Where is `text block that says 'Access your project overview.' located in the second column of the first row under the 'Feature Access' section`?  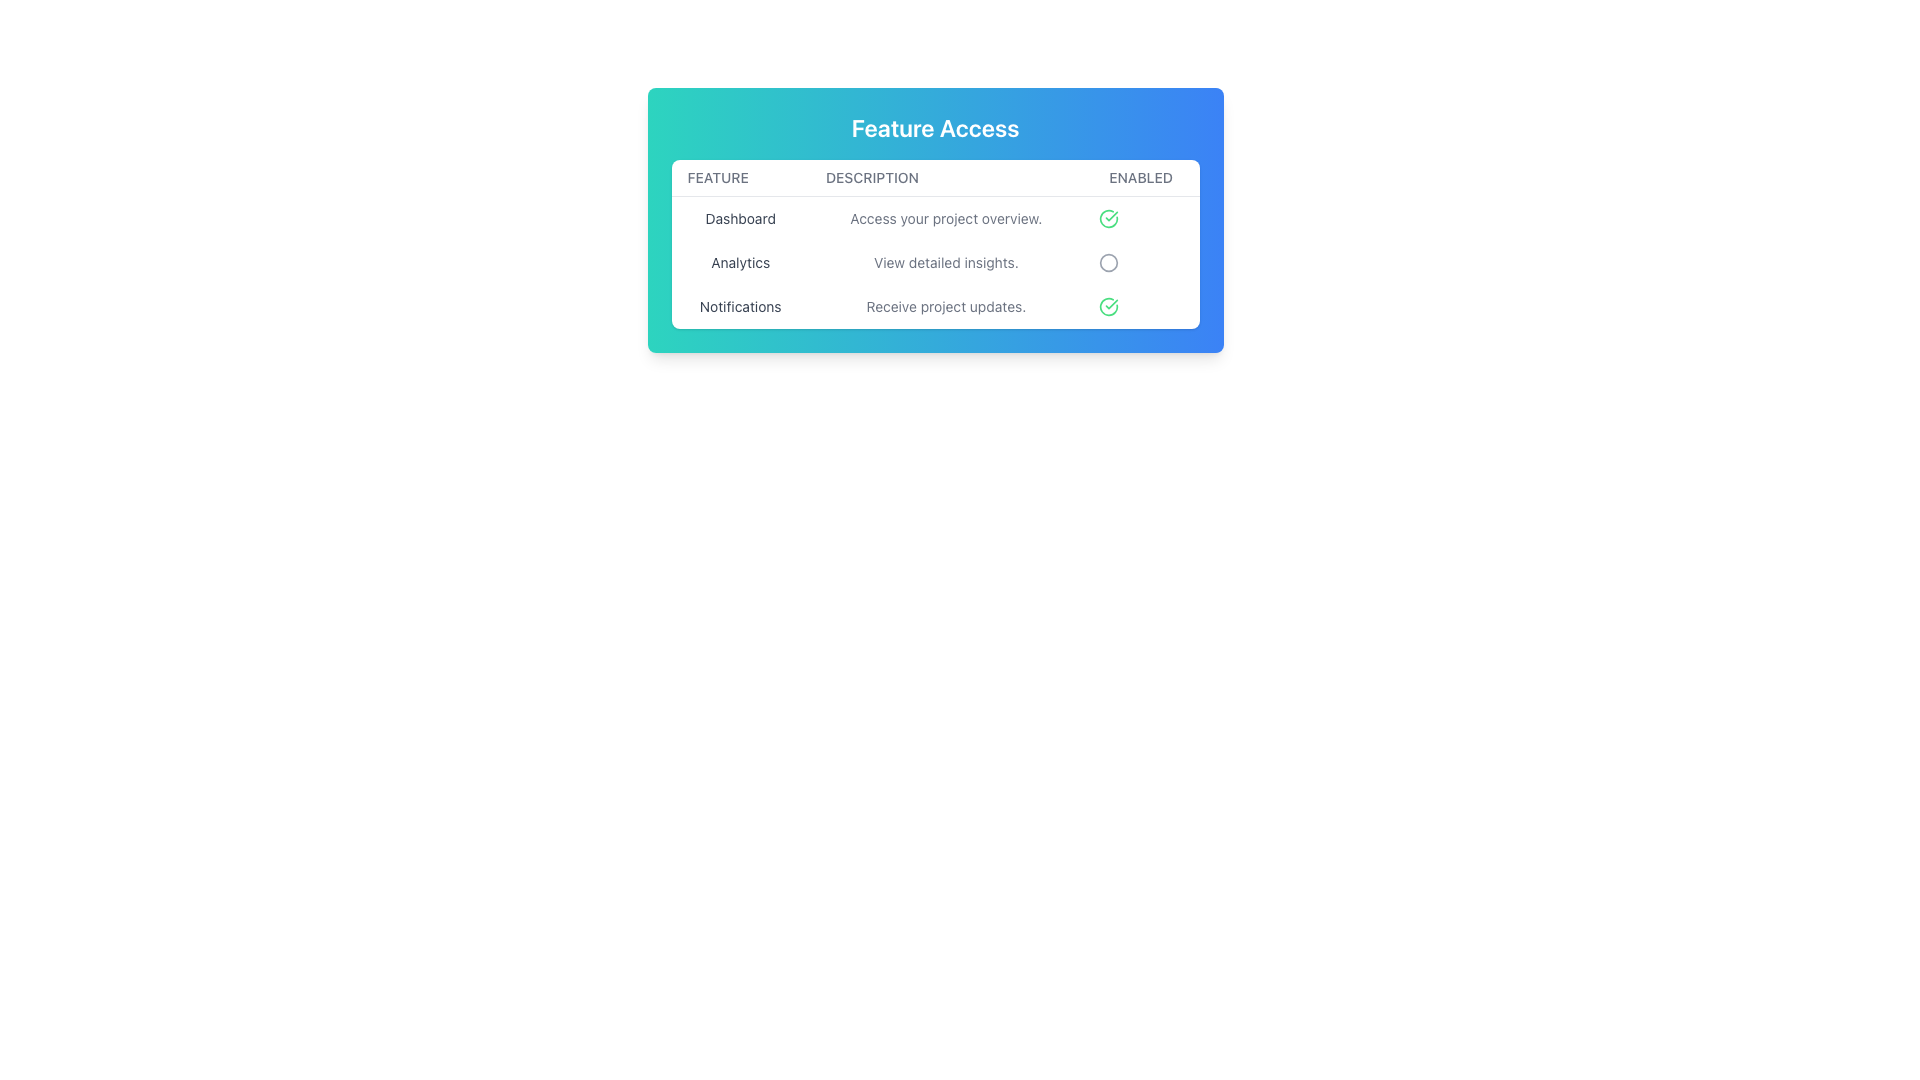
text block that says 'Access your project overview.' located in the second column of the first row under the 'Feature Access' section is located at coordinates (945, 218).